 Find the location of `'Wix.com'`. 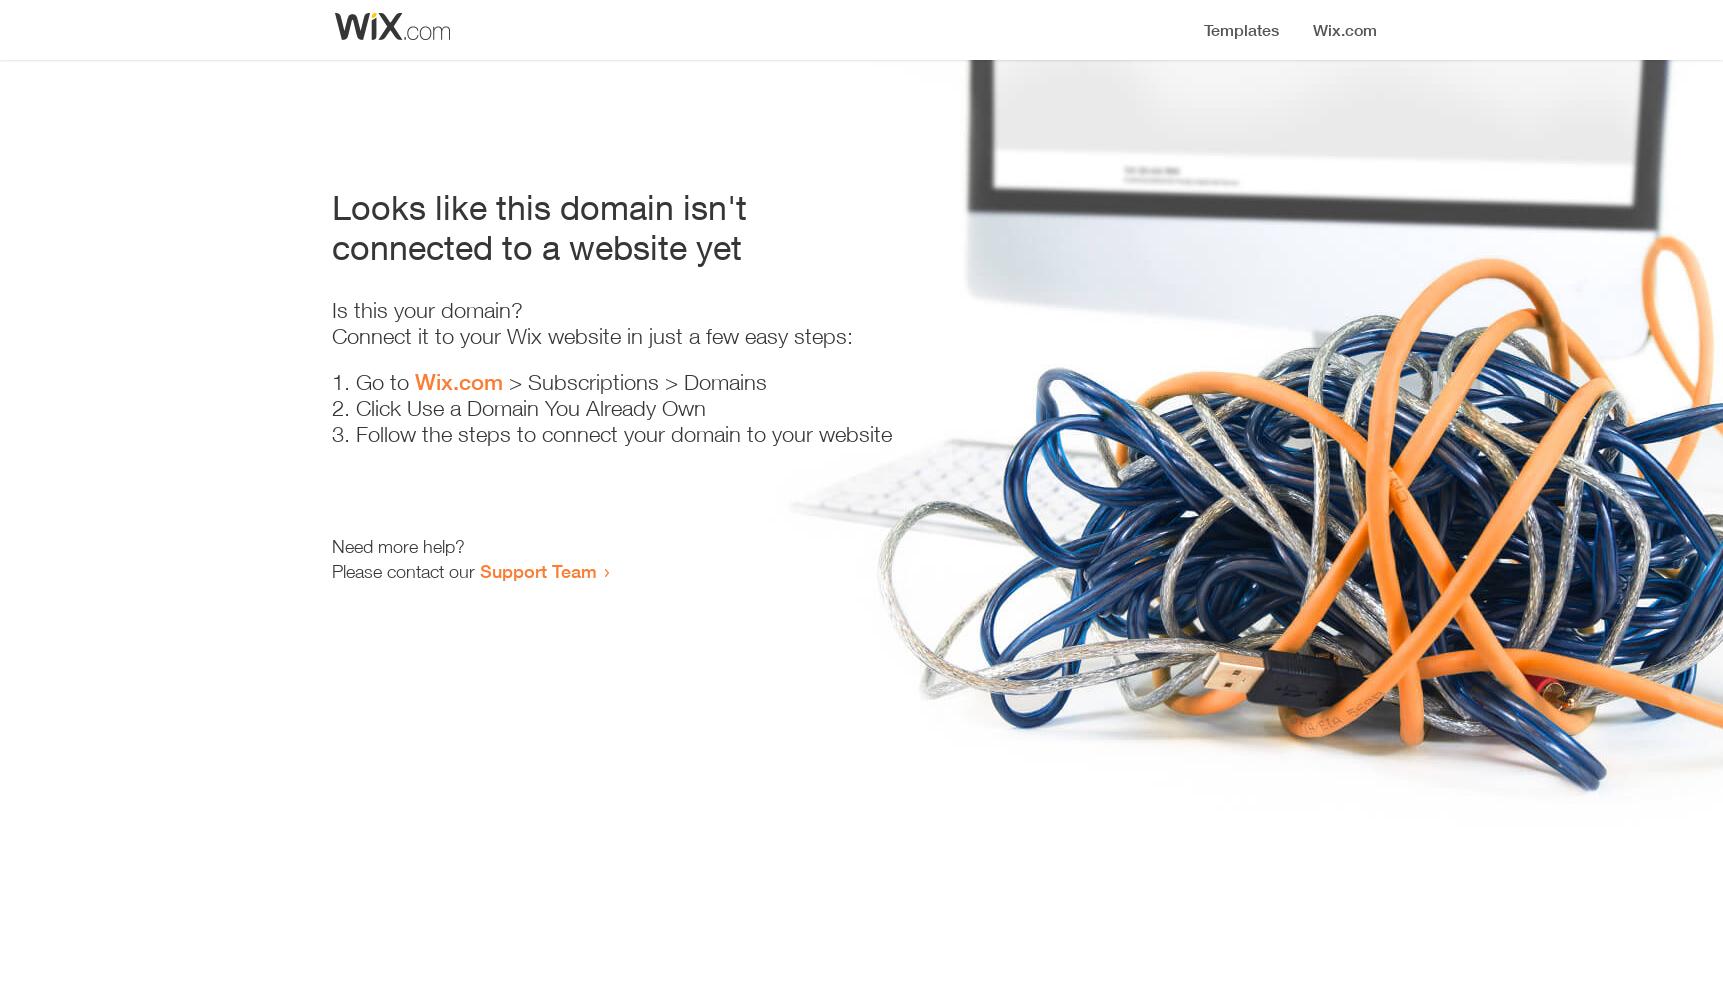

'Wix.com' is located at coordinates (457, 382).